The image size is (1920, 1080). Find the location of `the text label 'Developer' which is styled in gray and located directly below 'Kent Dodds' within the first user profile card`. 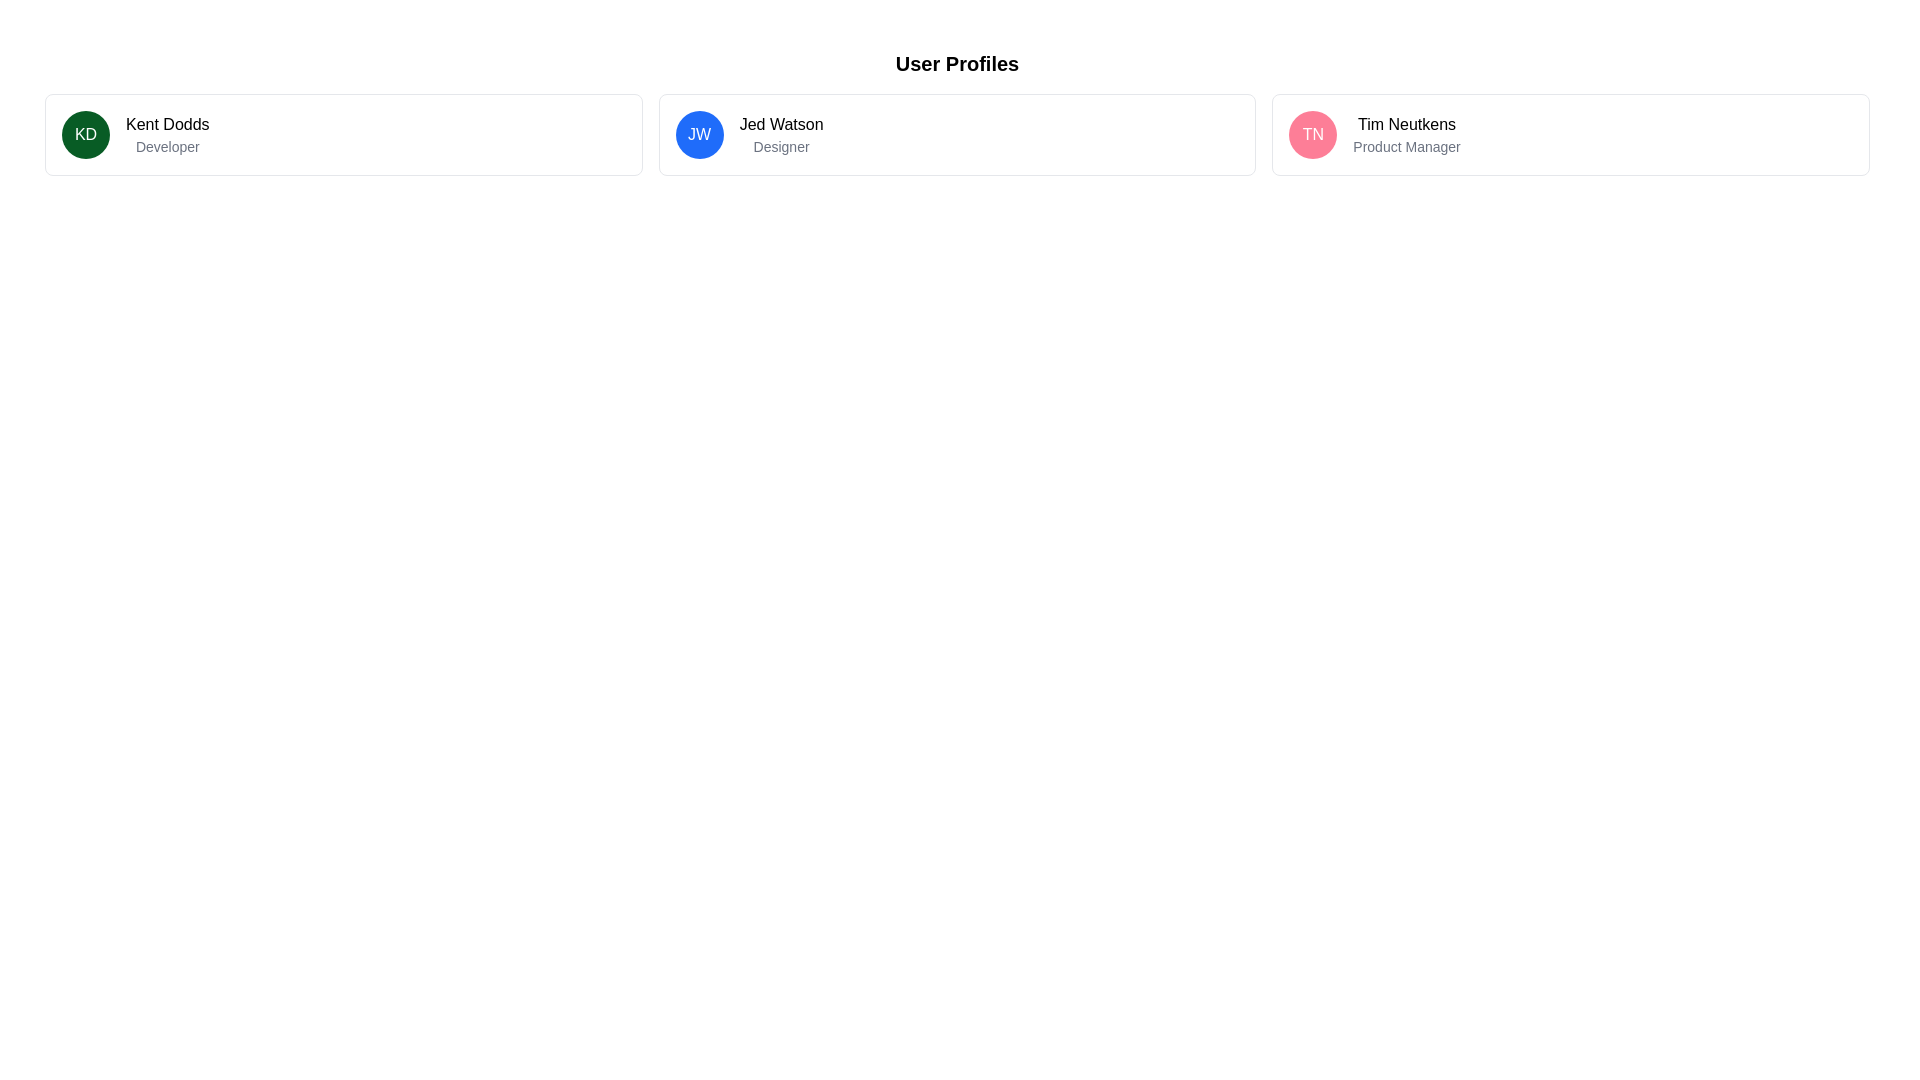

the text label 'Developer' which is styled in gray and located directly below 'Kent Dodds' within the first user profile card is located at coordinates (167, 145).